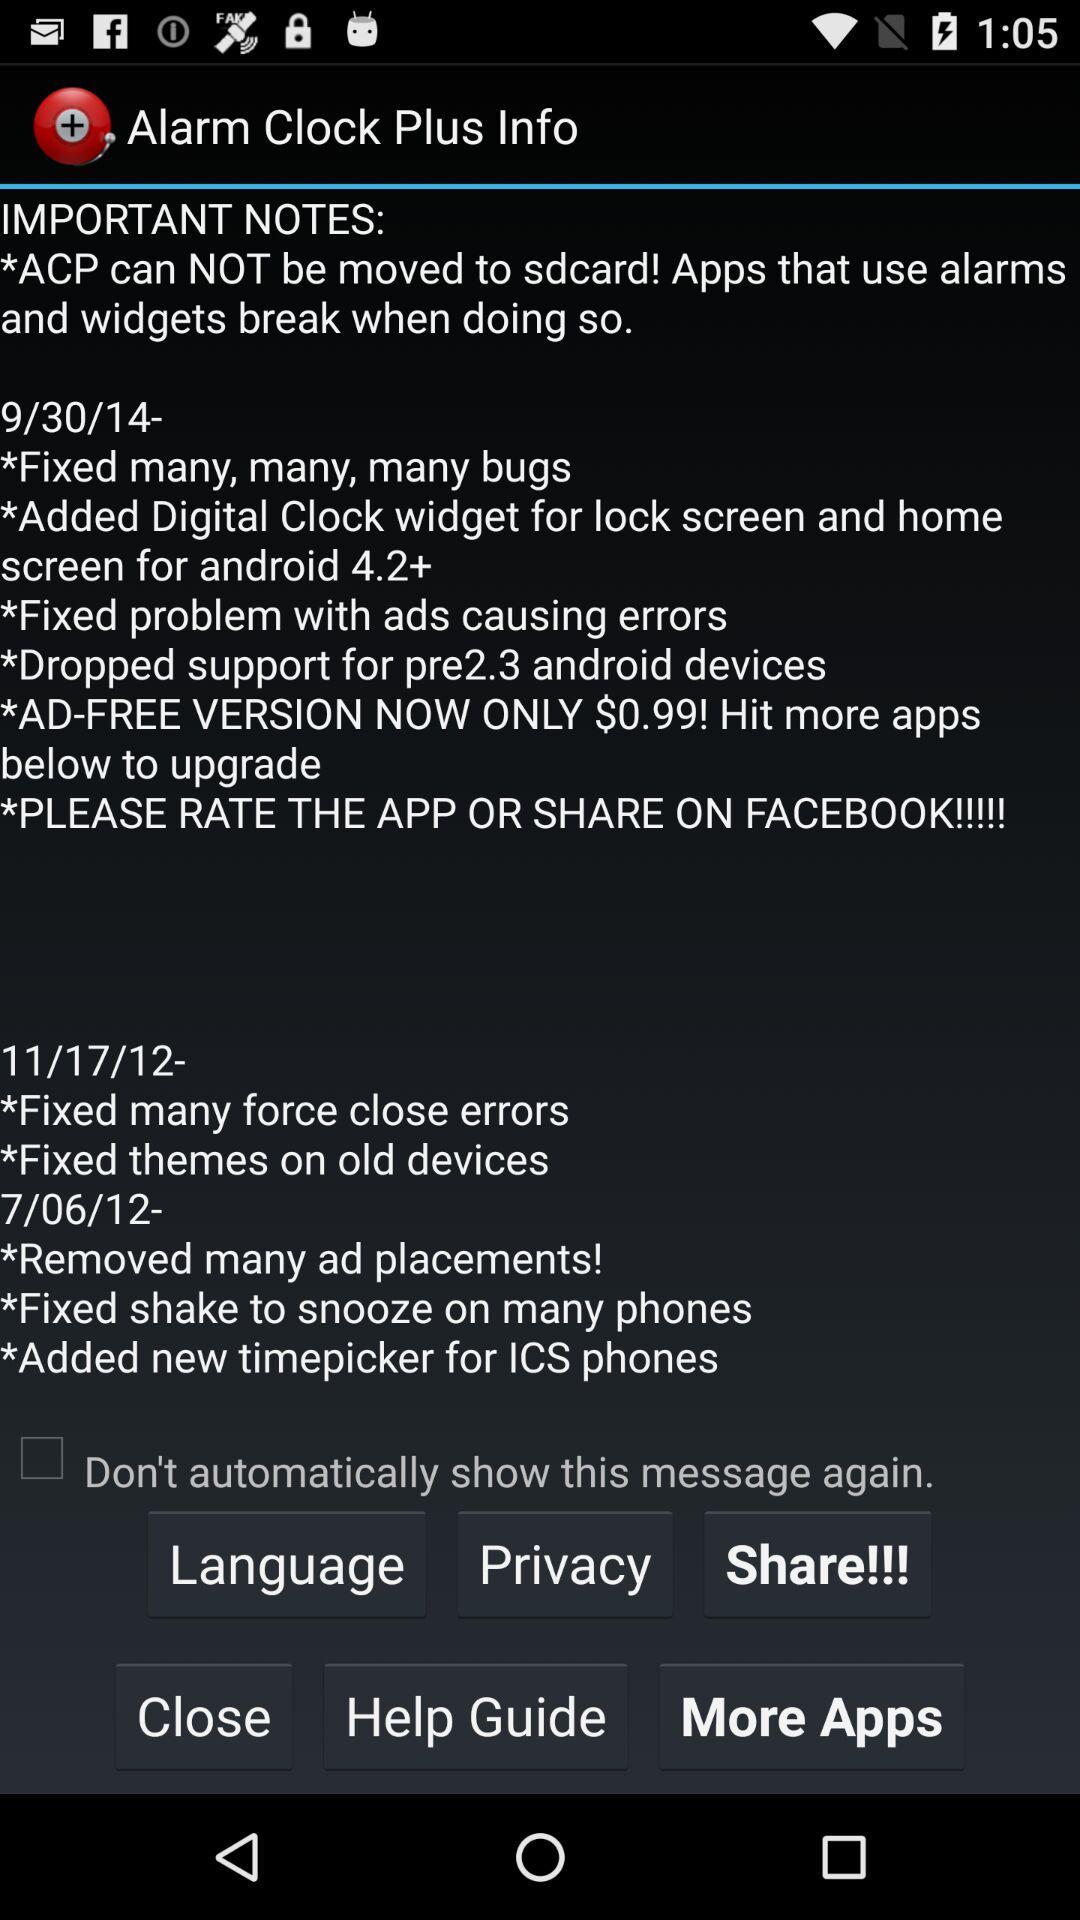 This screenshot has height=1920, width=1080. Describe the element at coordinates (475, 1714) in the screenshot. I see `icon below language icon` at that location.